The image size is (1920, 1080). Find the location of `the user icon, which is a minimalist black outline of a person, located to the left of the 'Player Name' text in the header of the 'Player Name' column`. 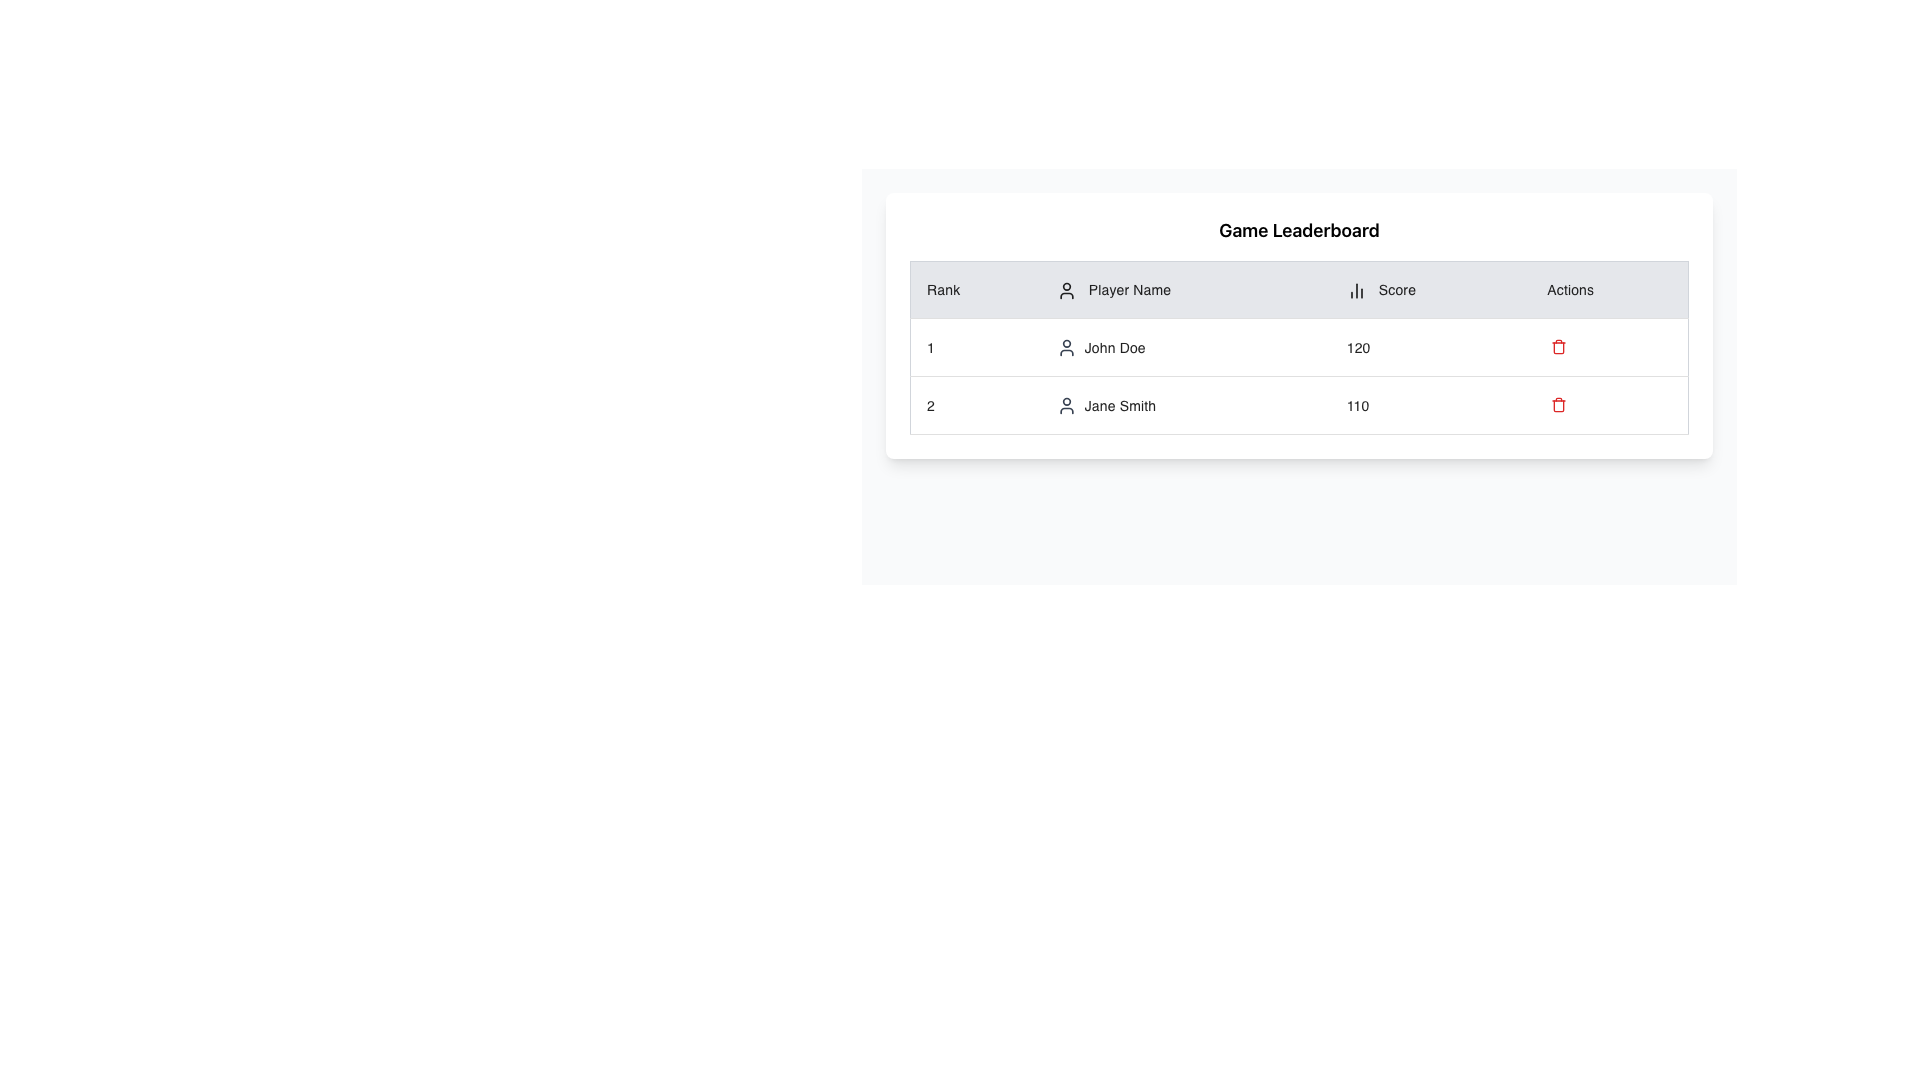

the user icon, which is a minimalist black outline of a person, located to the left of the 'Player Name' text in the header of the 'Player Name' column is located at coordinates (1065, 291).